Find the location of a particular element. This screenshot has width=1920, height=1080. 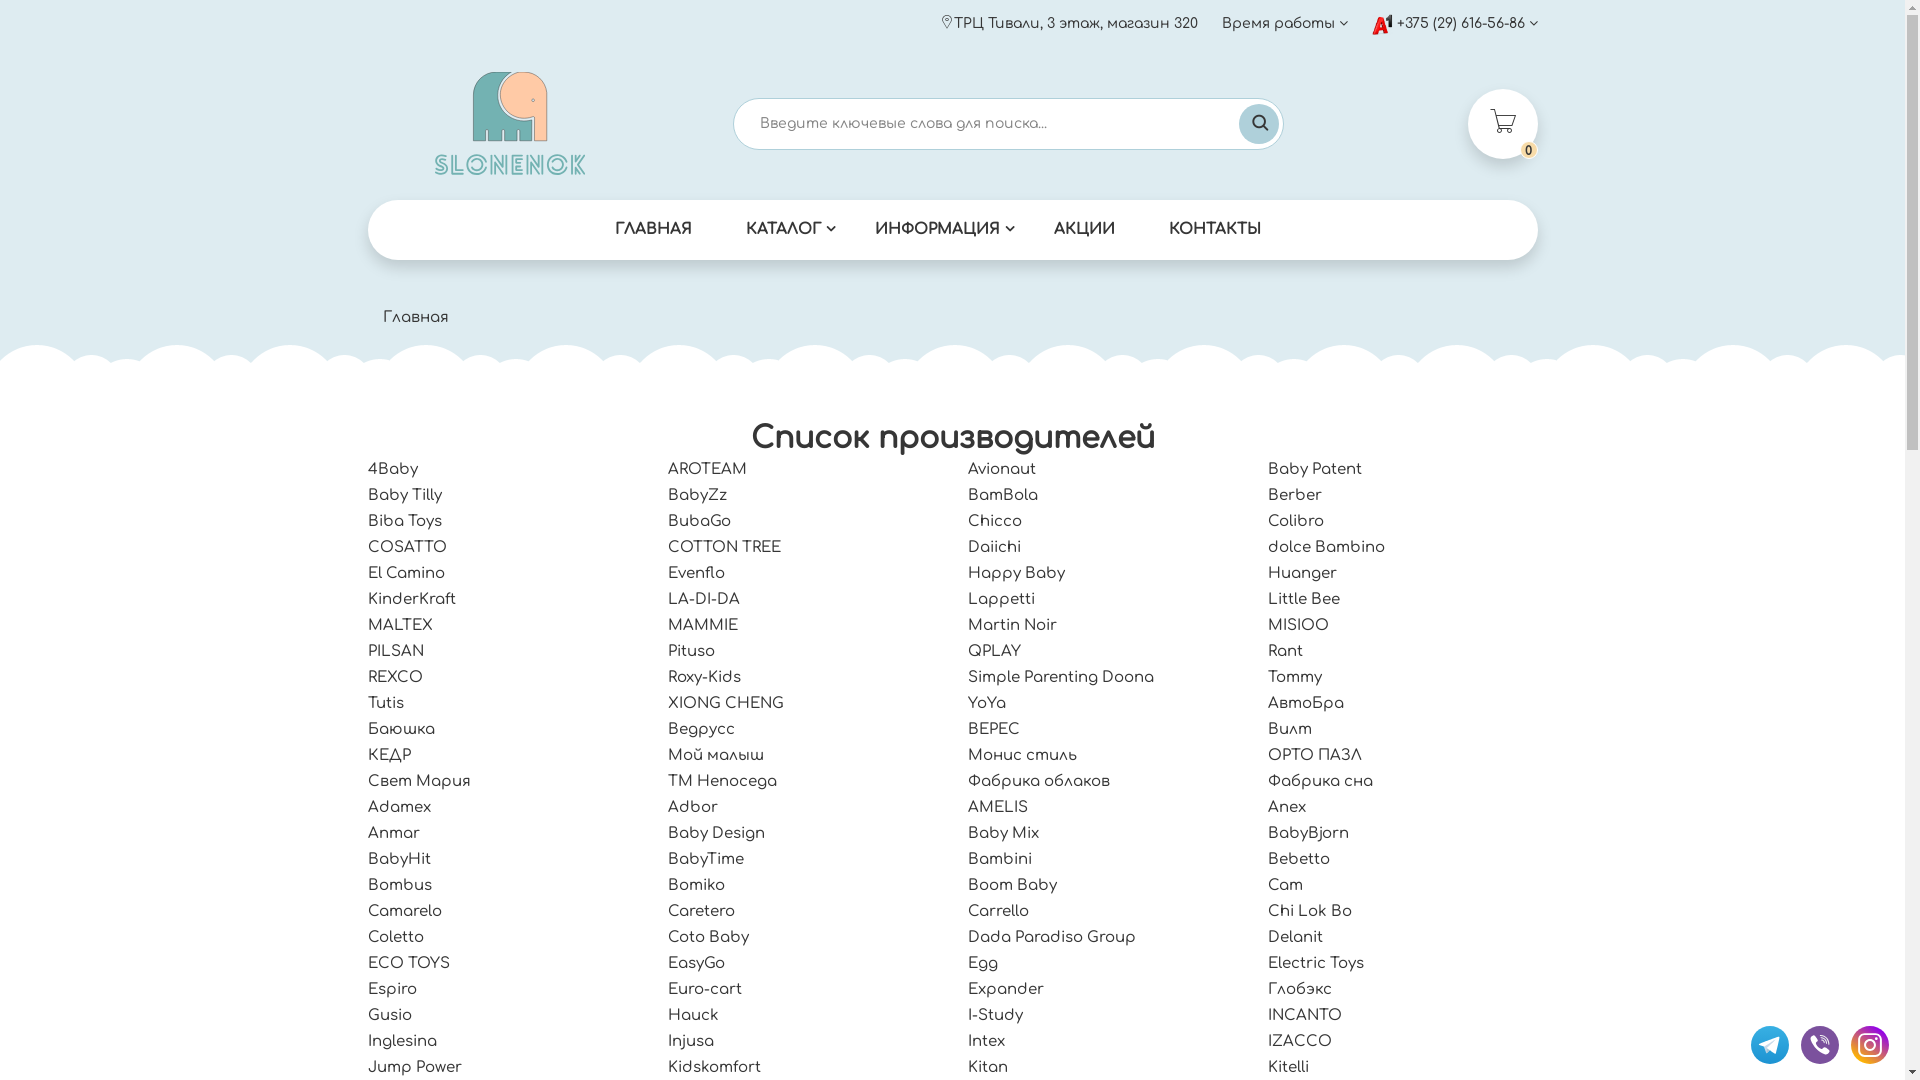

'BubaGo' is located at coordinates (699, 520).